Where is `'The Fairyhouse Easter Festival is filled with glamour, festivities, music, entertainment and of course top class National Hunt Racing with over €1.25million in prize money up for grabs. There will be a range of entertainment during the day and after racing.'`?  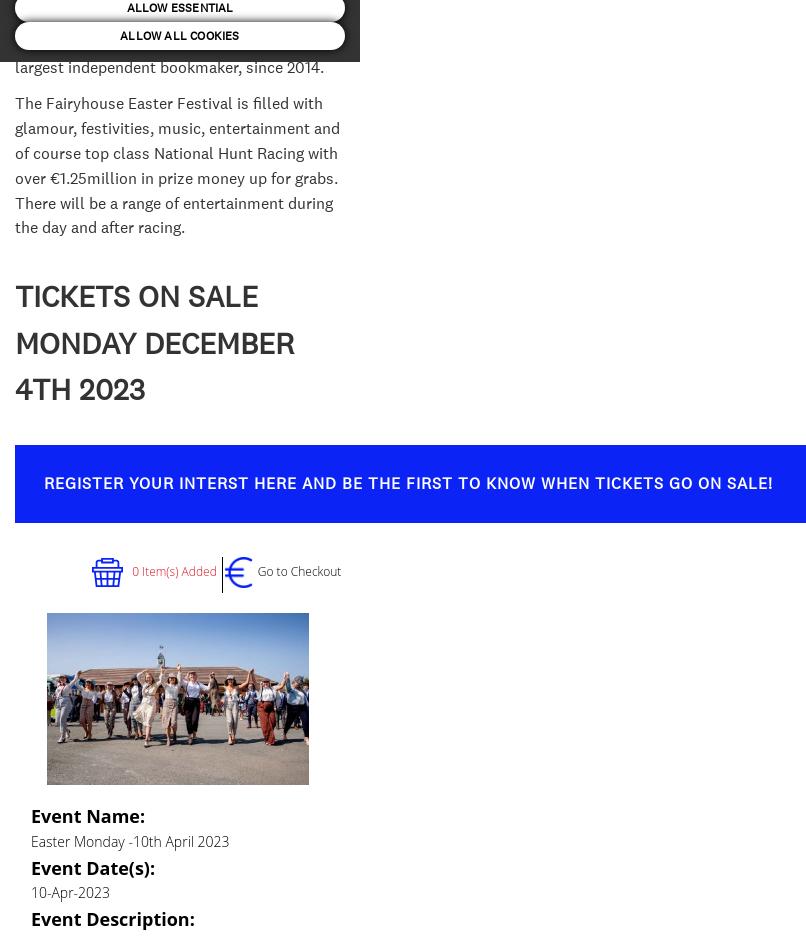
'The Fairyhouse Easter Festival is filled with glamour, festivities, music, entertainment and of course top class National Hunt Racing with over €1.25million in prize money up for grabs. There will be a range of entertainment during the day and after racing.' is located at coordinates (14, 165).